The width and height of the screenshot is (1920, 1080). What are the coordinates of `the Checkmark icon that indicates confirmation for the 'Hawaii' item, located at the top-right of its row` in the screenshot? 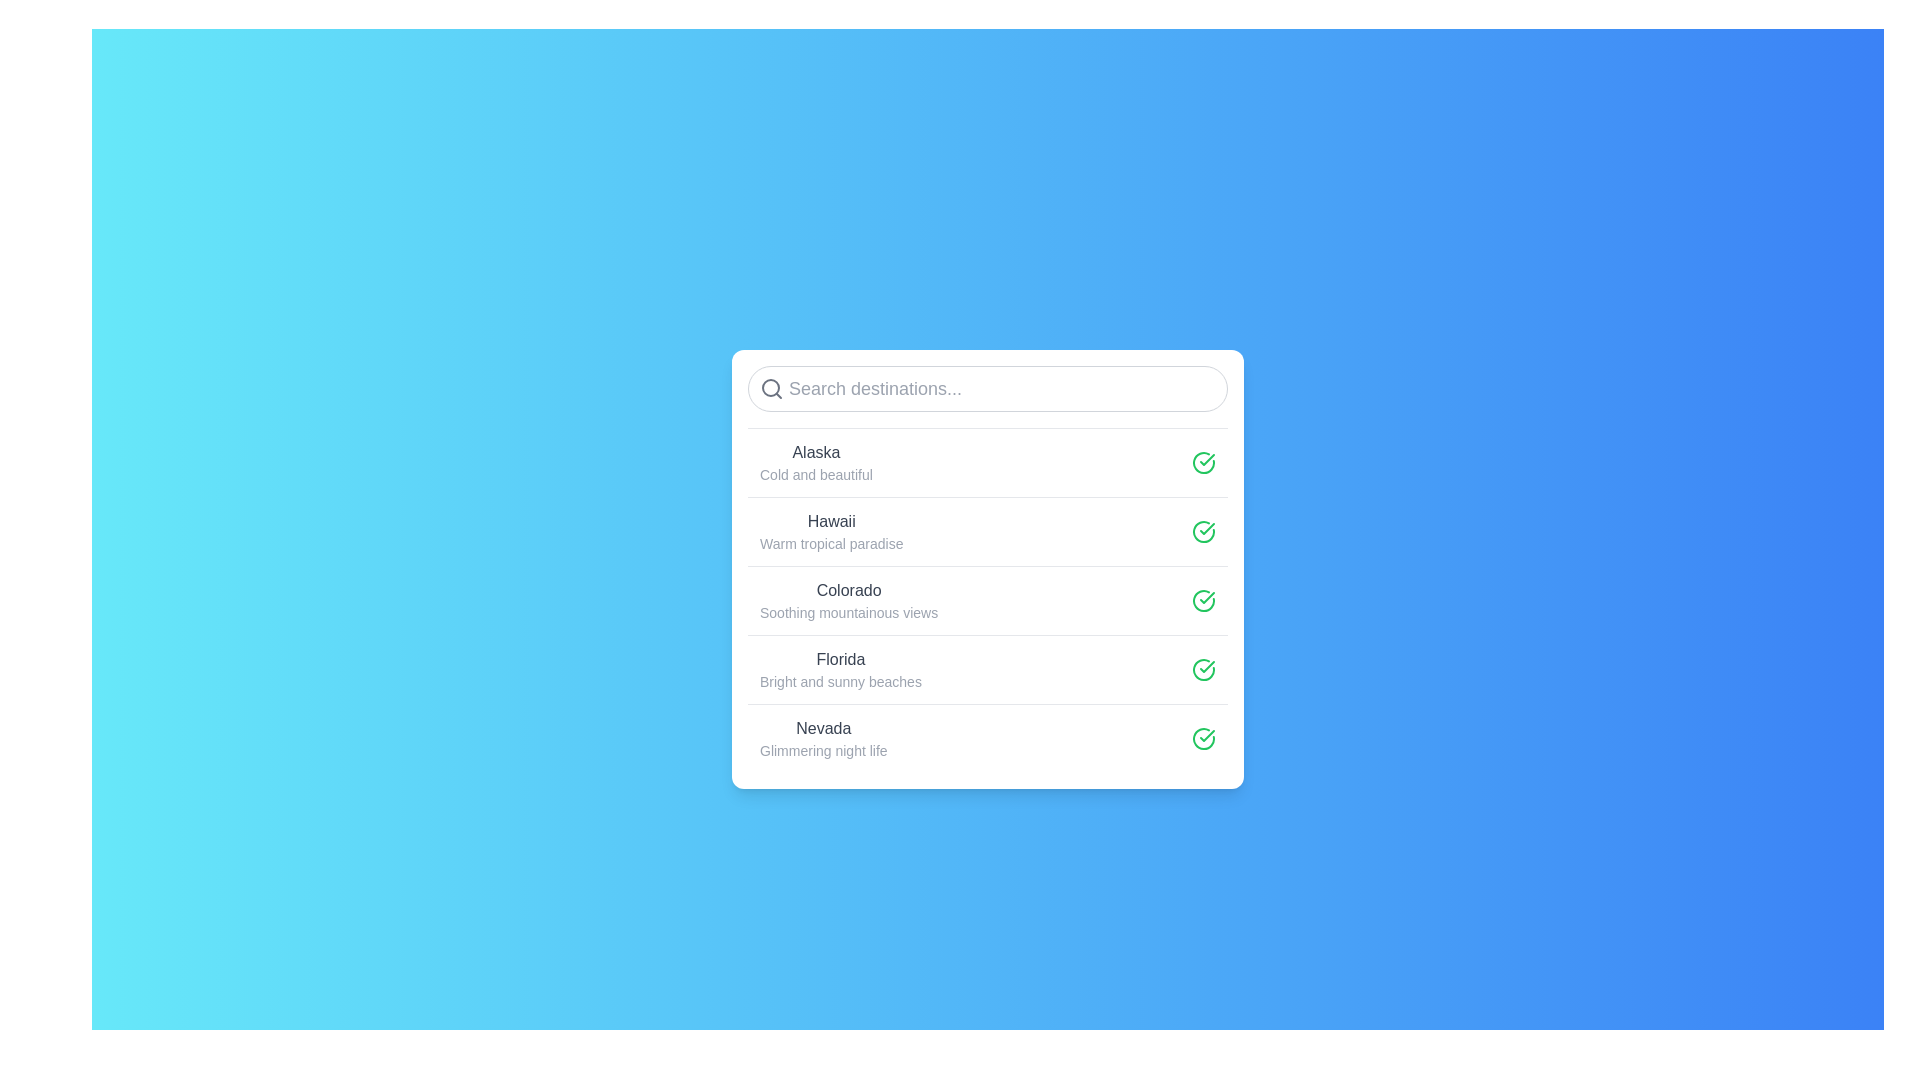 It's located at (1203, 530).